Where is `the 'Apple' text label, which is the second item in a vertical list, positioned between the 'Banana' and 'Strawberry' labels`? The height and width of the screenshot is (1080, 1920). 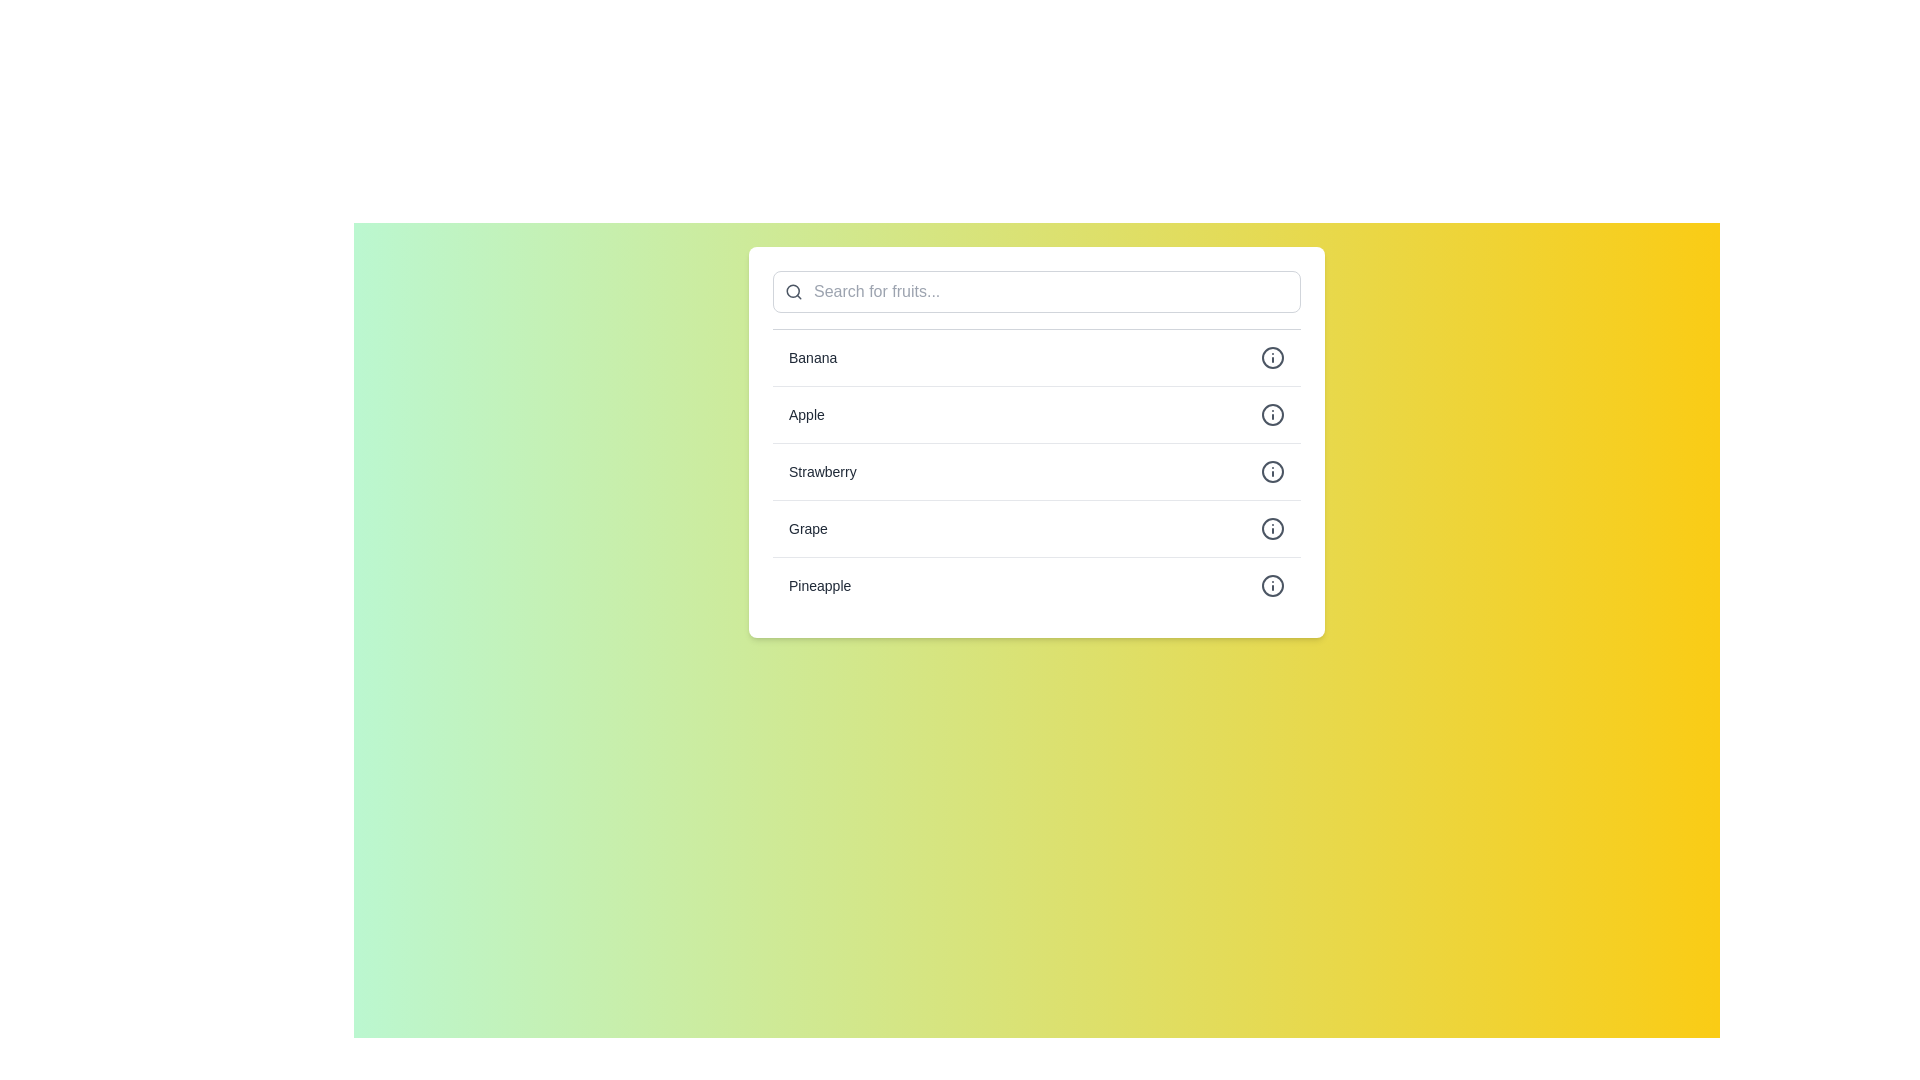 the 'Apple' text label, which is the second item in a vertical list, positioned between the 'Banana' and 'Strawberry' labels is located at coordinates (806, 414).